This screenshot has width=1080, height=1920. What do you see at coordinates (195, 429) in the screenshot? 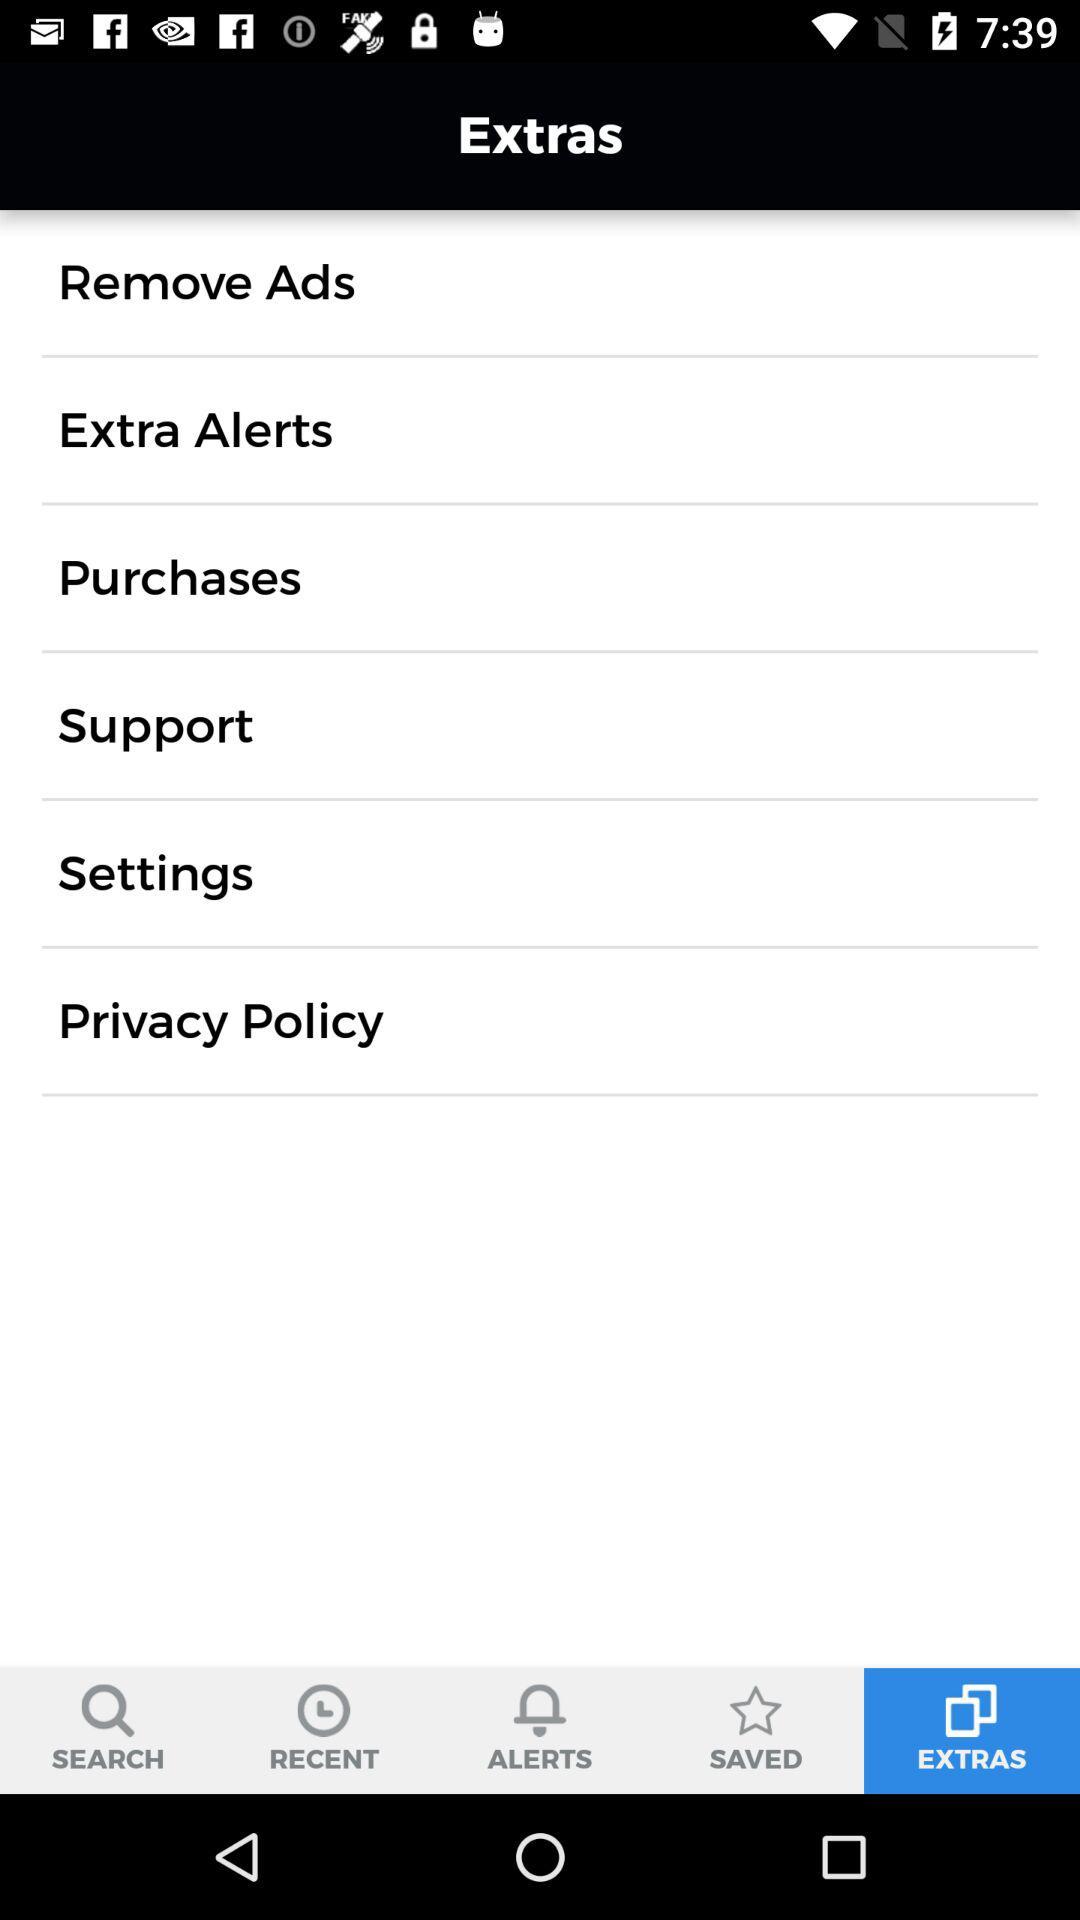
I see `extra alerts item` at bounding box center [195, 429].